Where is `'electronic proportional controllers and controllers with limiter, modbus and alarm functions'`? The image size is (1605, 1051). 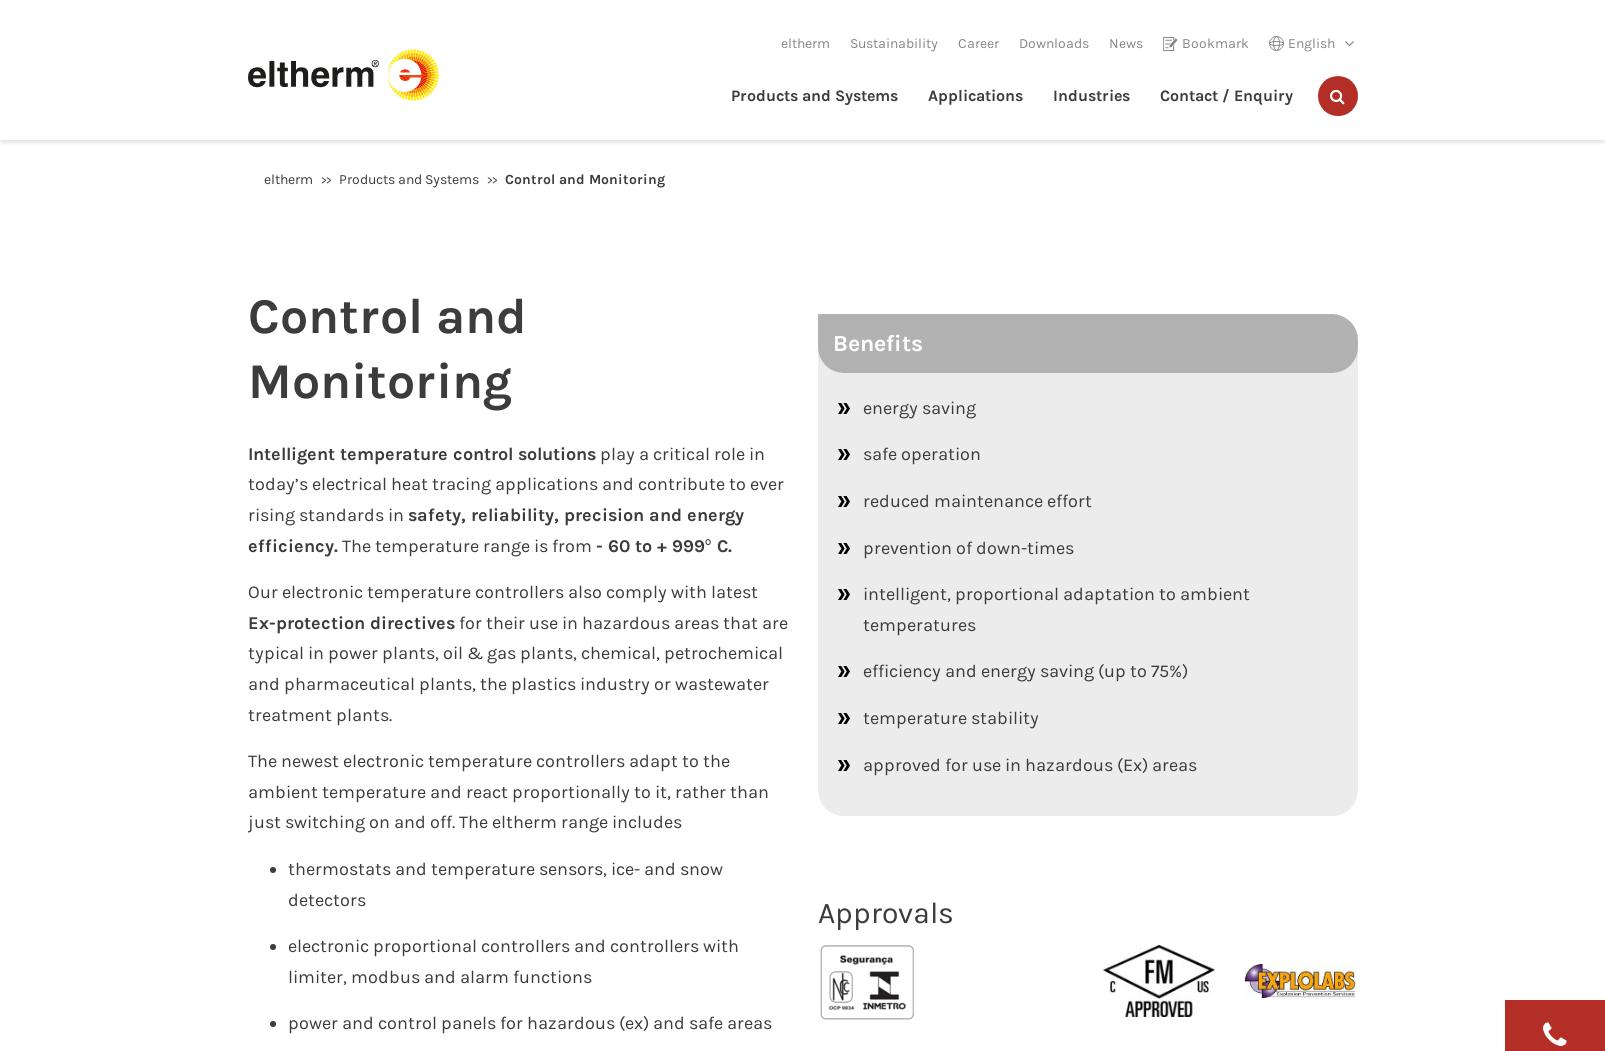
'electronic proportional controllers and controllers with limiter, modbus and alarm functions' is located at coordinates (512, 960).